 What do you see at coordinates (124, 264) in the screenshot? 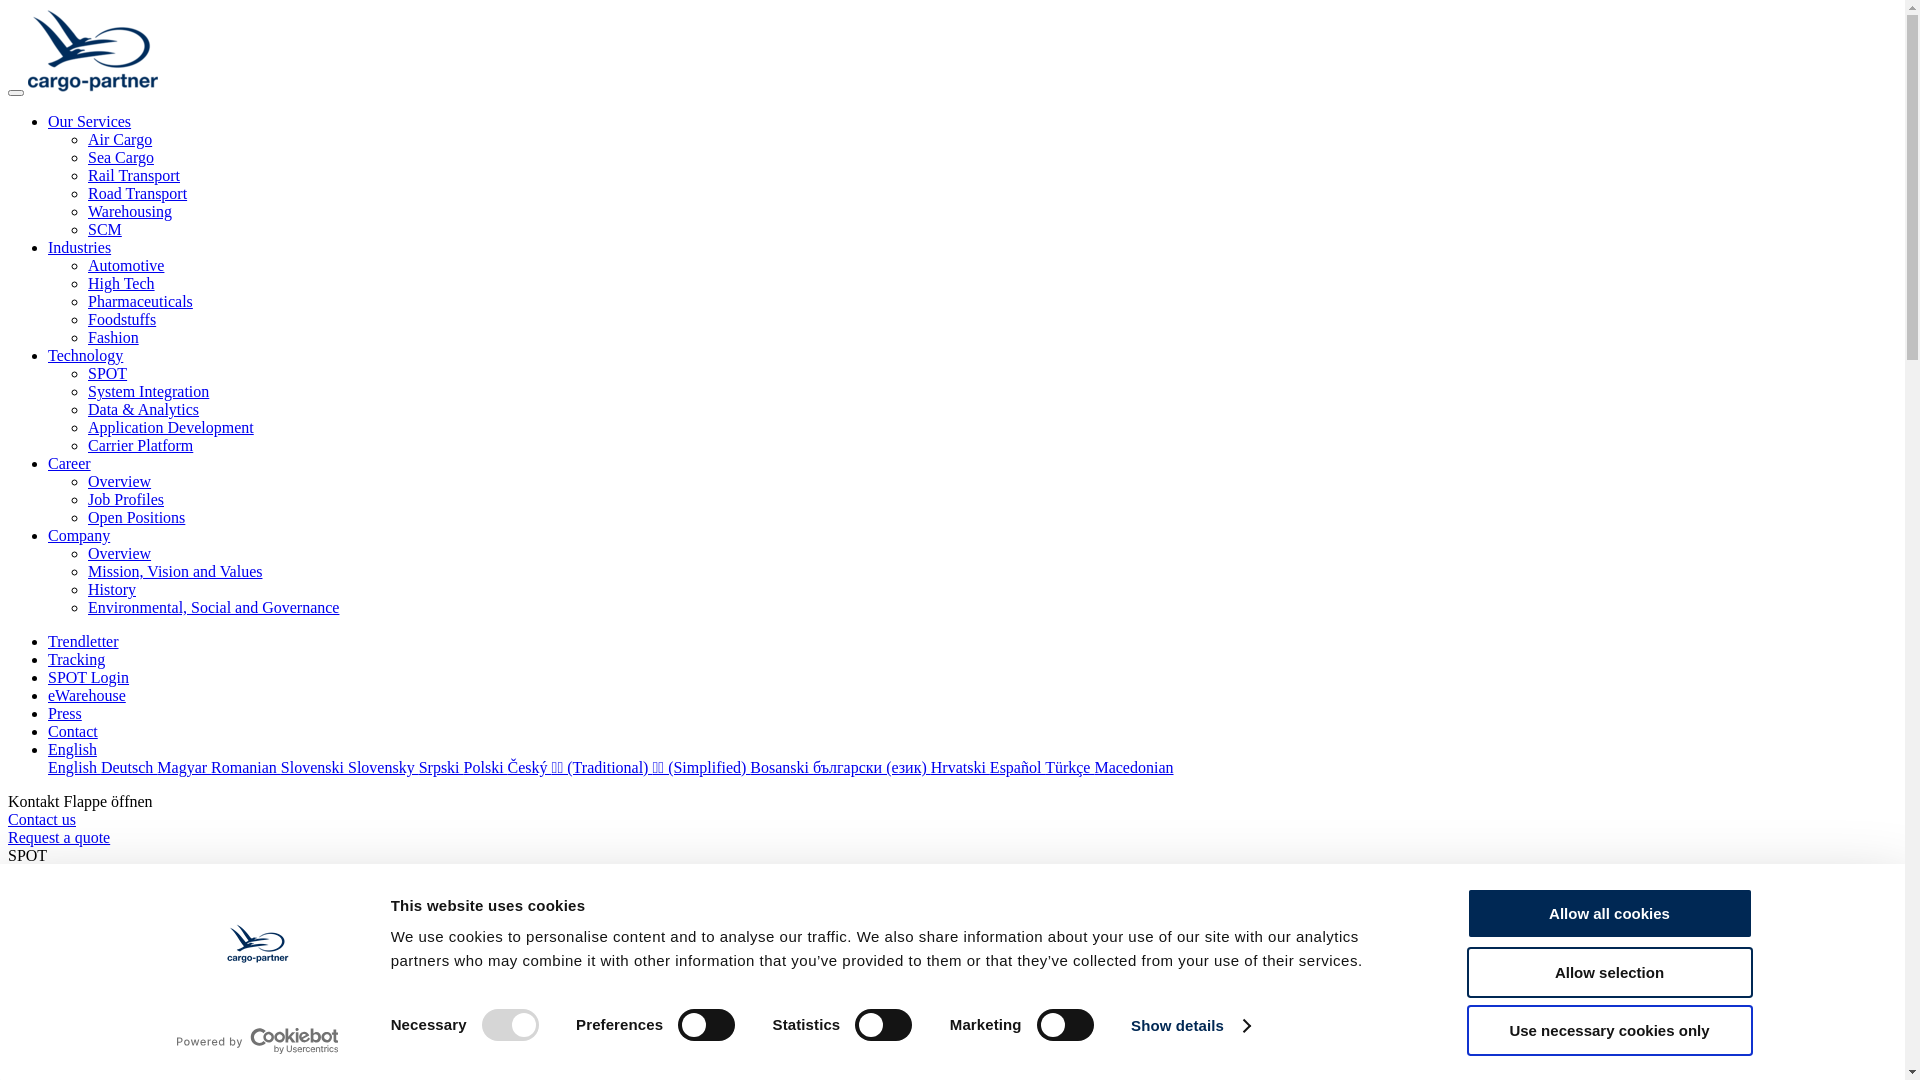
I see `'Automotive'` at bounding box center [124, 264].